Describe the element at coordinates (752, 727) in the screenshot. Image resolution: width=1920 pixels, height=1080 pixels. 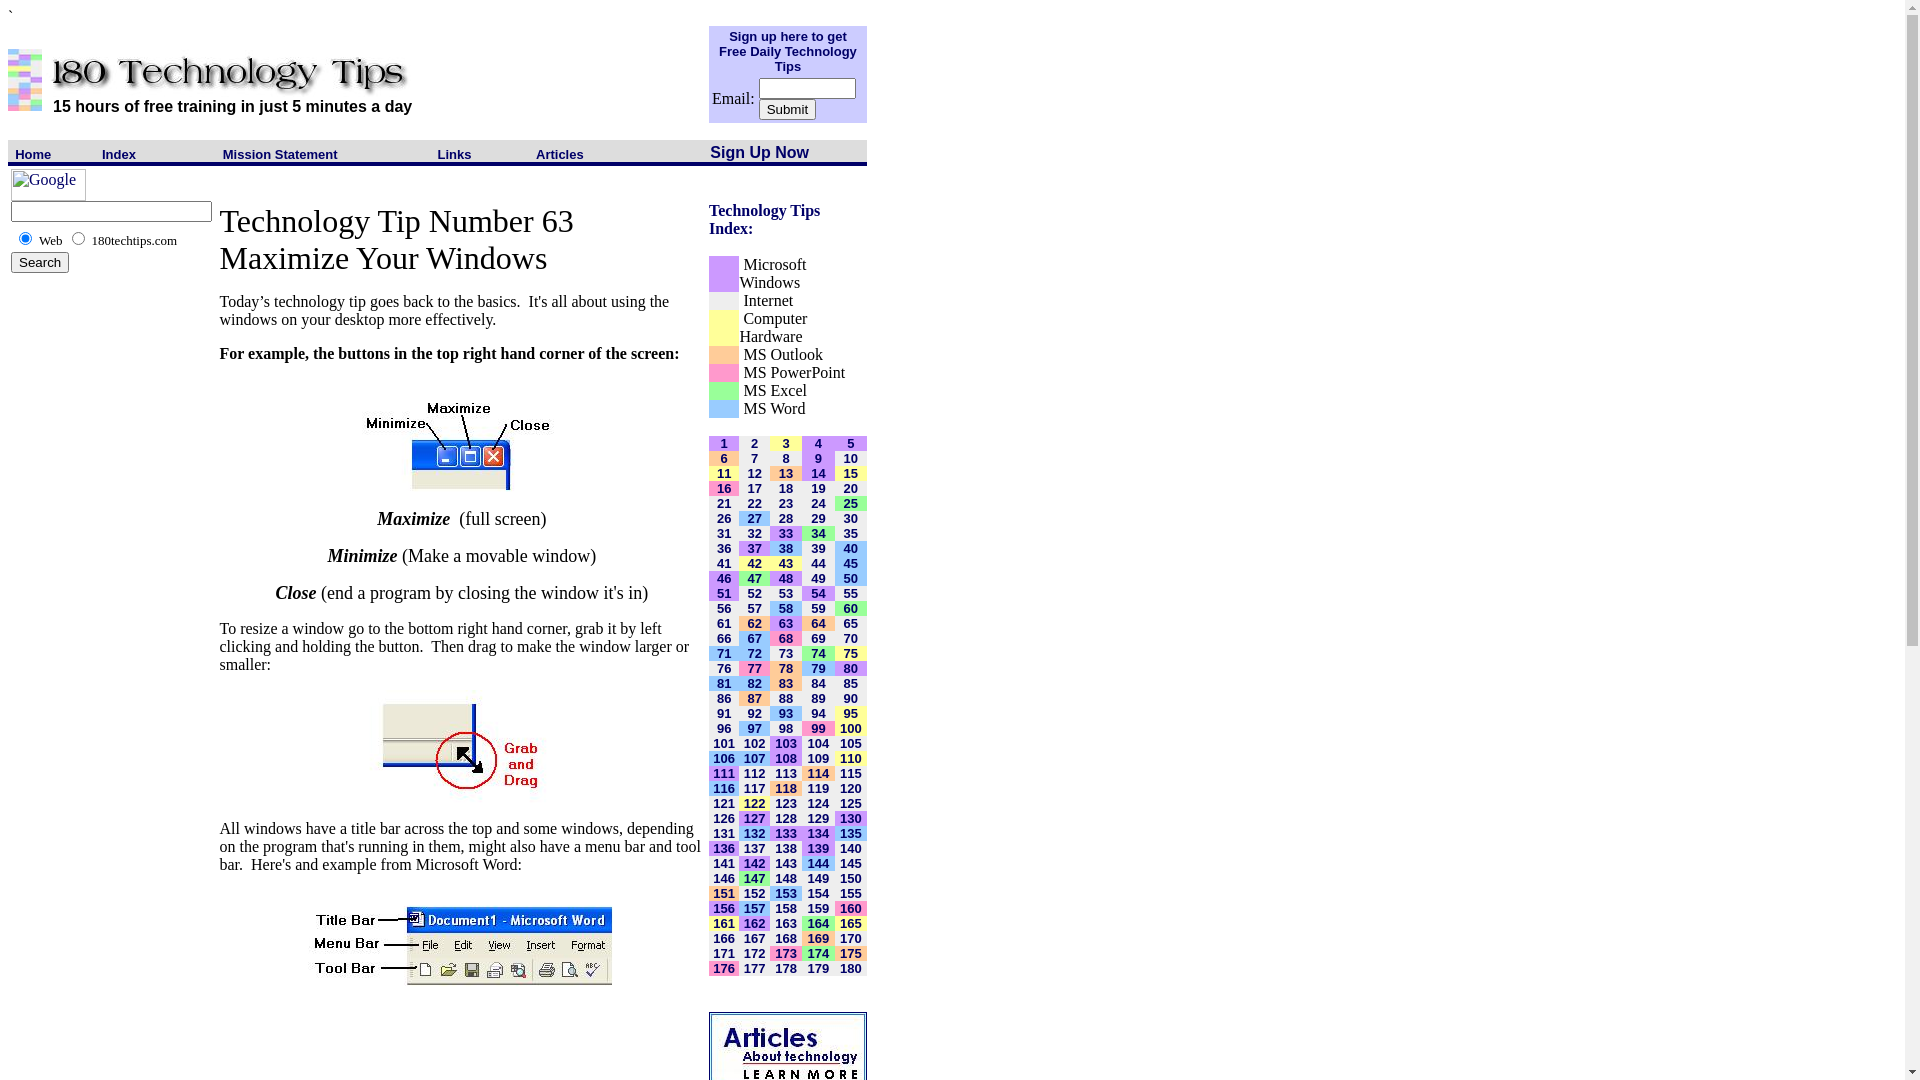
I see `'97'` at that location.